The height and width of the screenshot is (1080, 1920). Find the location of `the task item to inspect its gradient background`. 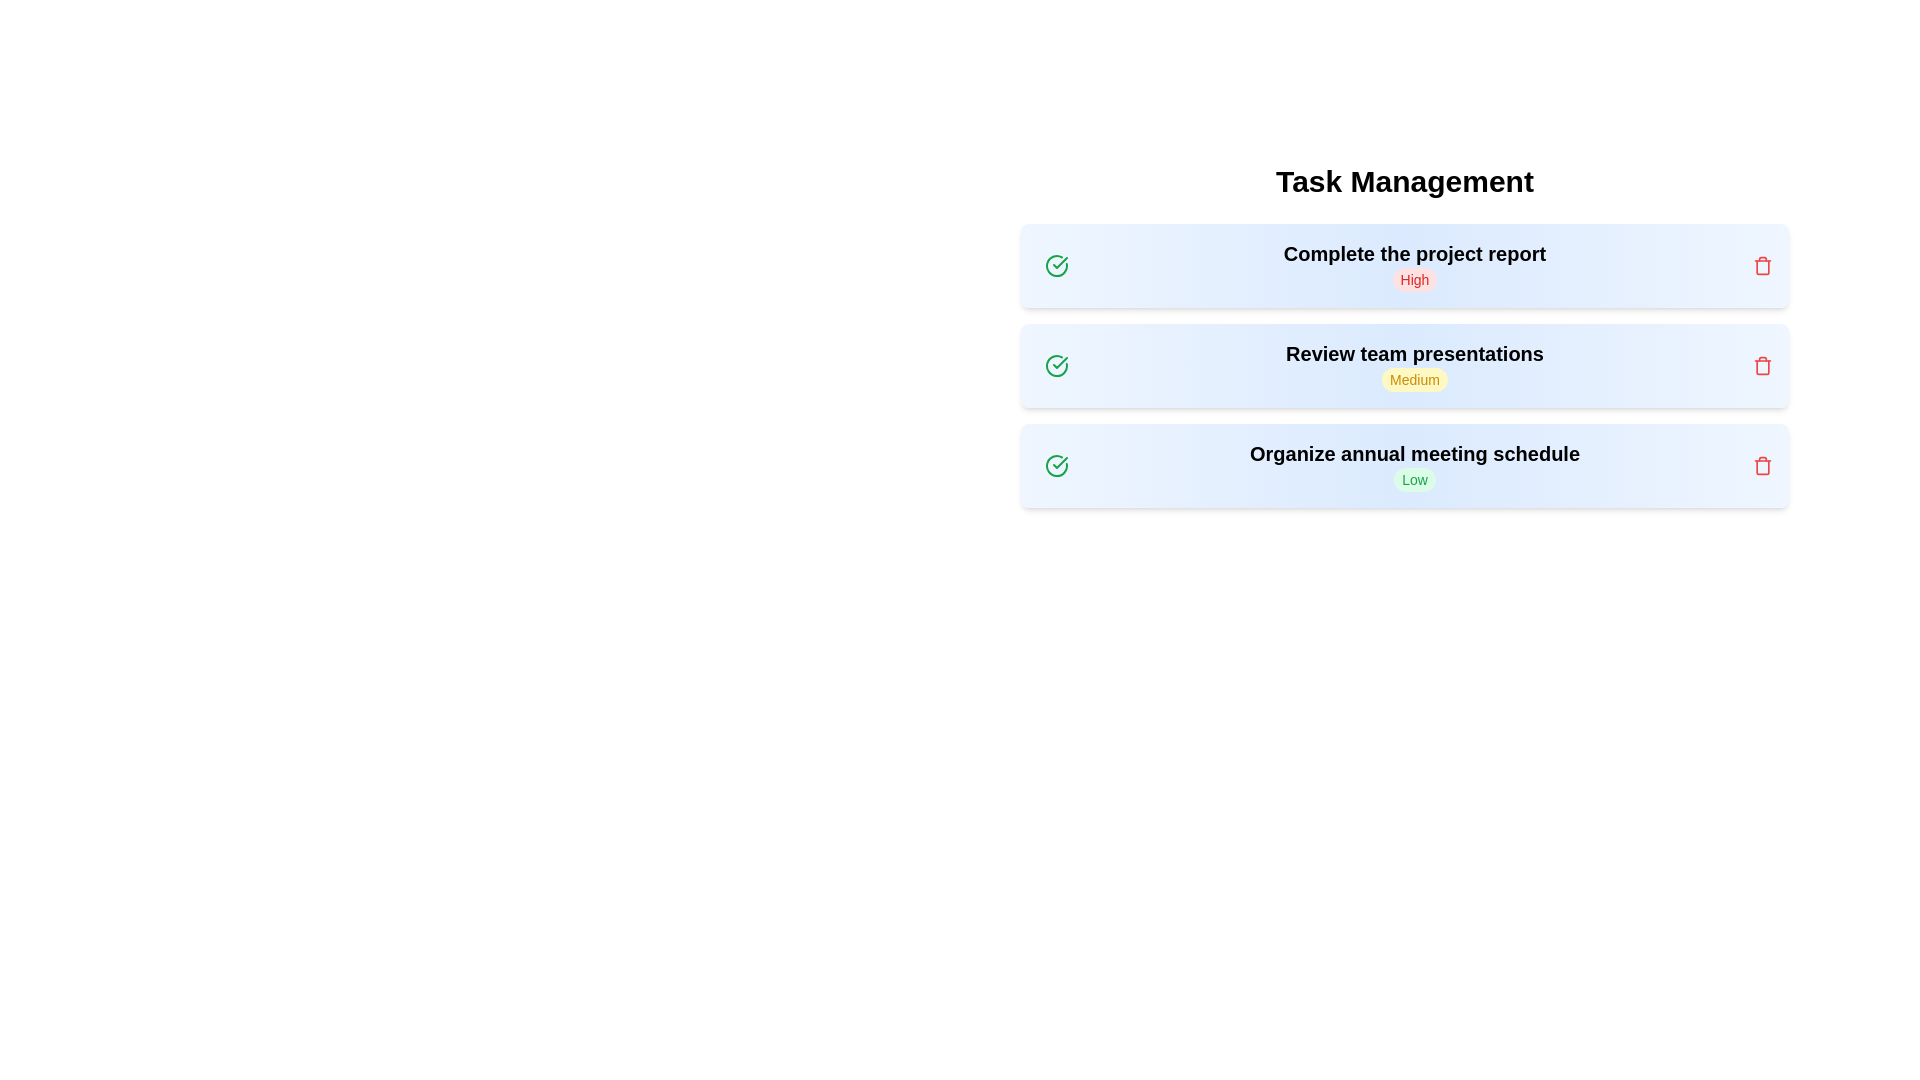

the task item to inspect its gradient background is located at coordinates (1404, 265).